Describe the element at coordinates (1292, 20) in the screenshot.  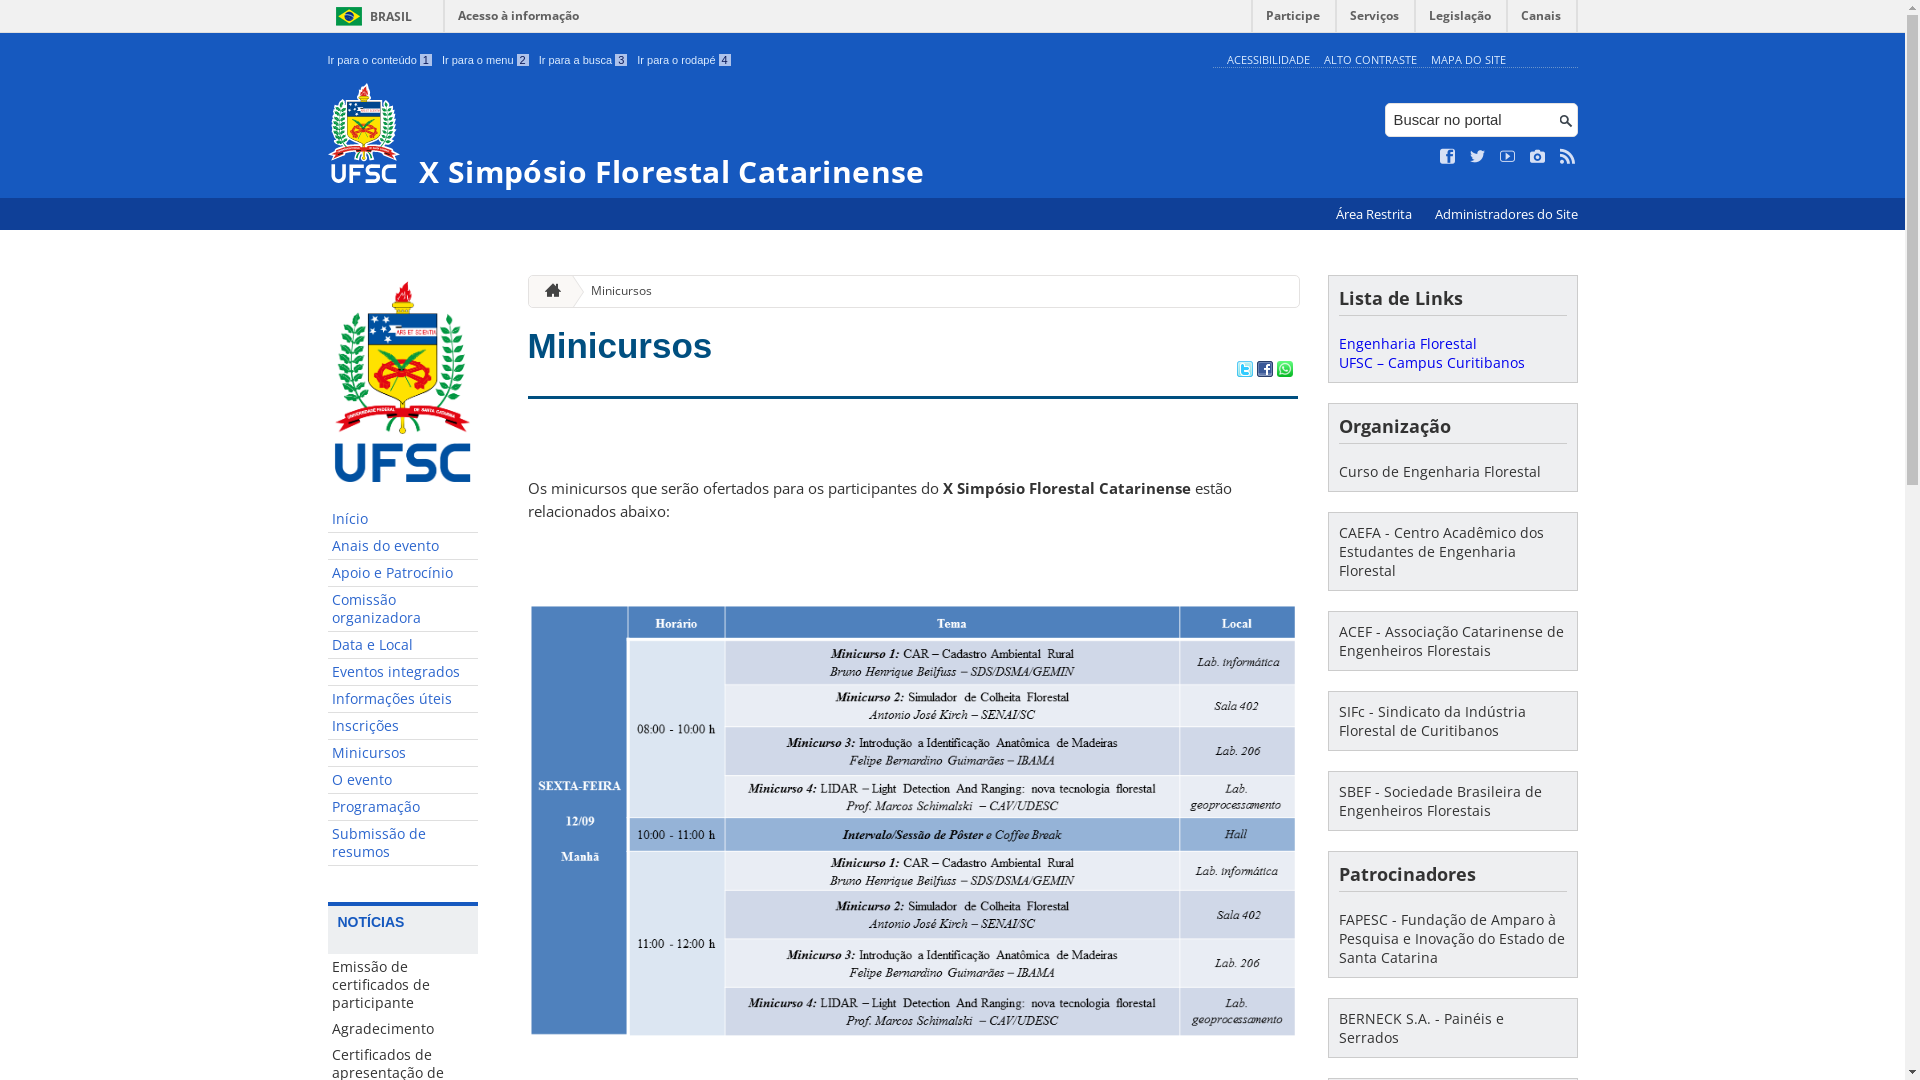
I see `'Participe'` at that location.